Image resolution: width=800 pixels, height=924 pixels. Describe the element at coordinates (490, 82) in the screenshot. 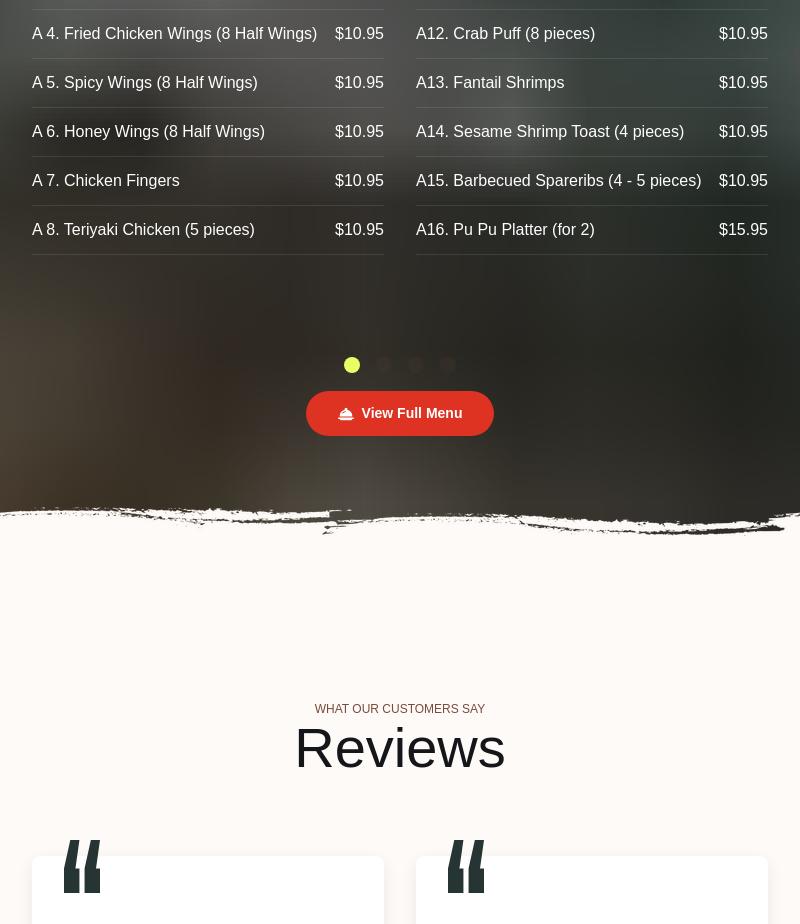

I see `'A13. Fantail Shrimps'` at that location.